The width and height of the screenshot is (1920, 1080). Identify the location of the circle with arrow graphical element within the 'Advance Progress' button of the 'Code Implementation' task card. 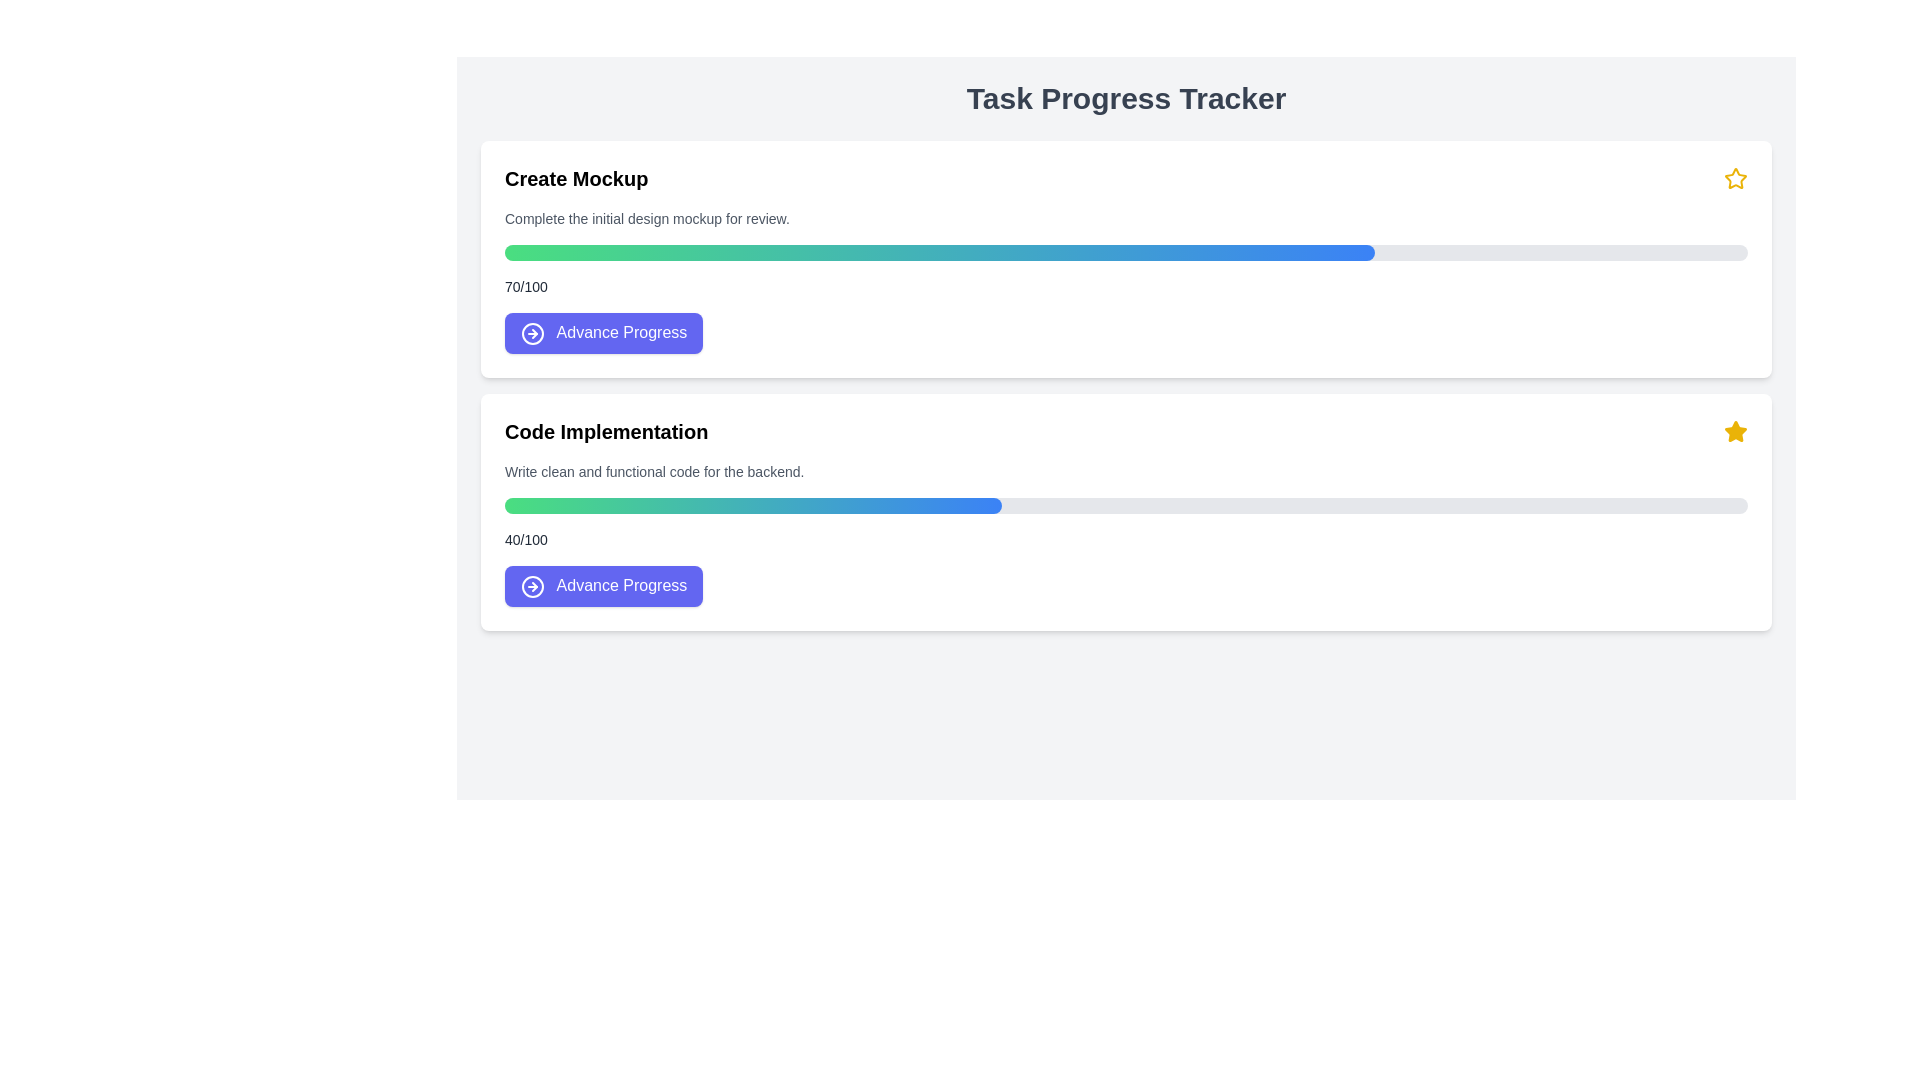
(532, 585).